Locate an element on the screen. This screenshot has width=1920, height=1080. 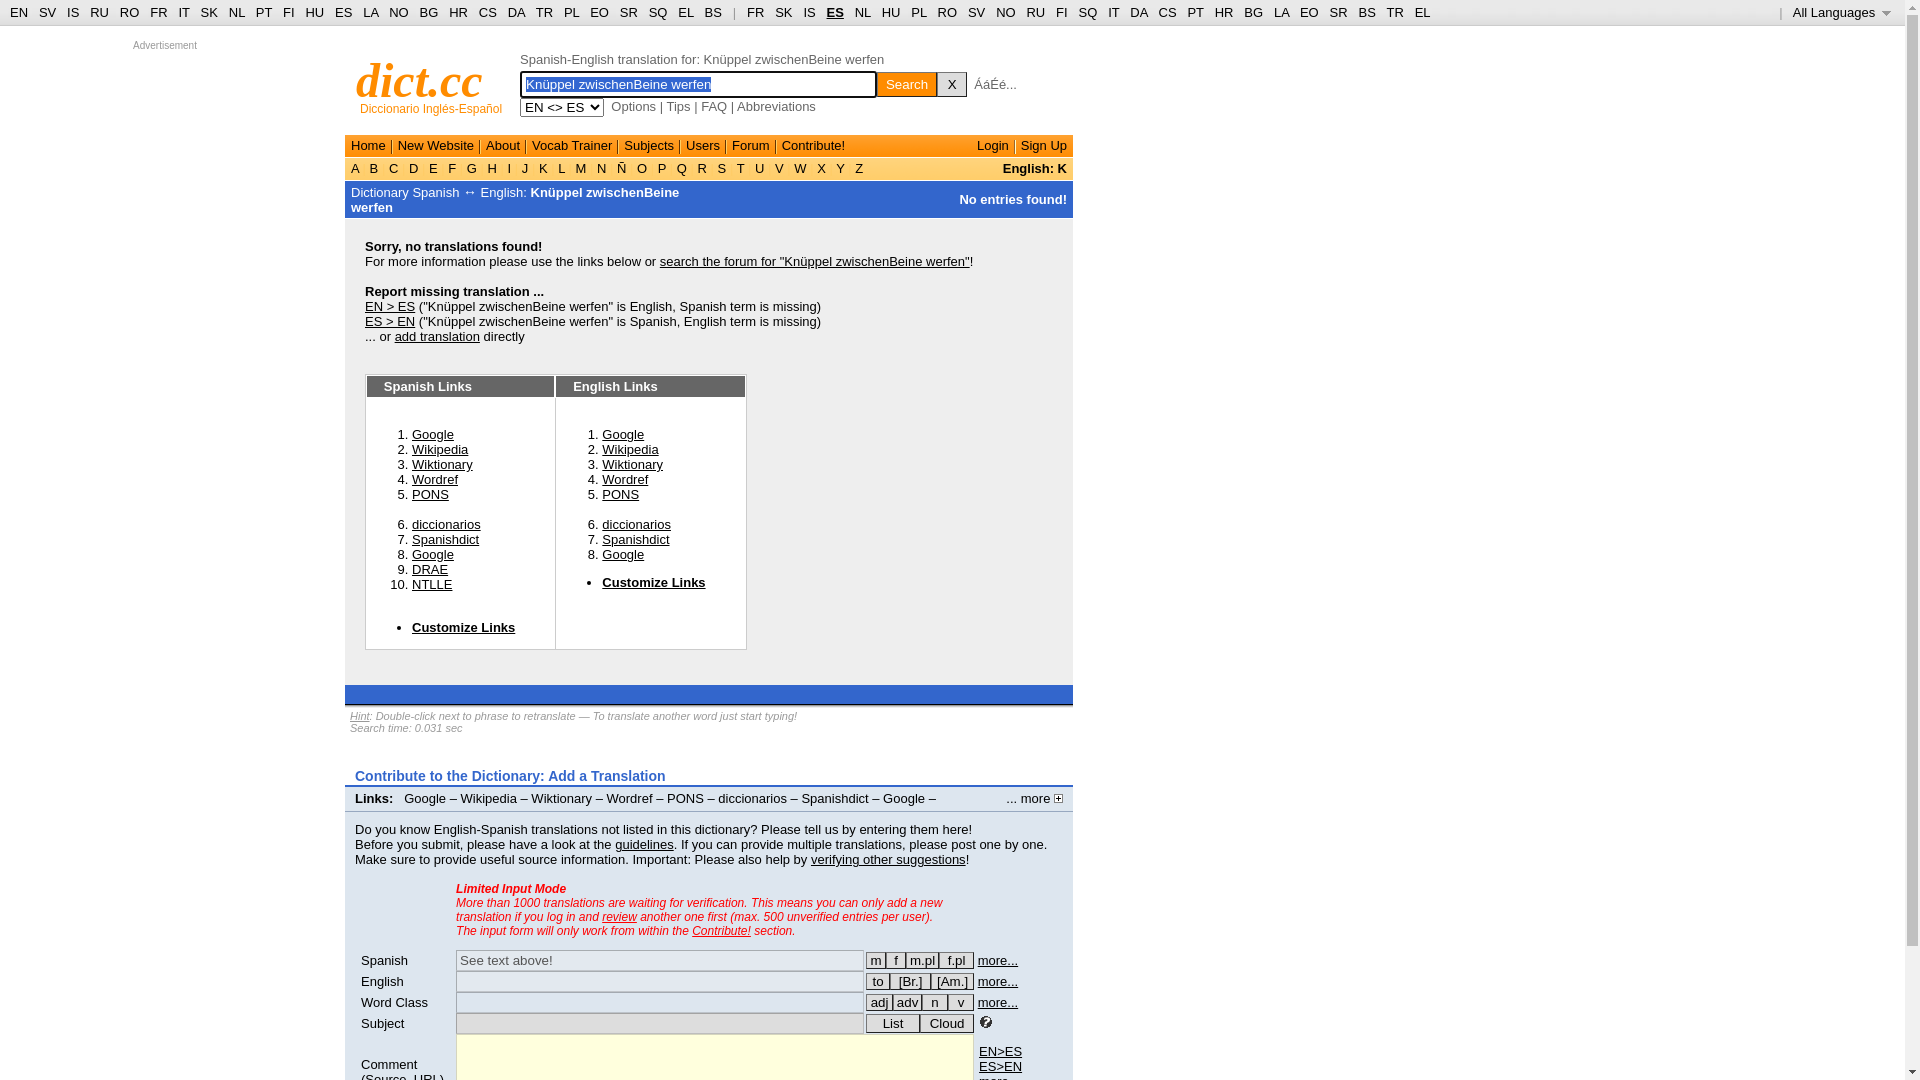
'Q' is located at coordinates (672, 167).